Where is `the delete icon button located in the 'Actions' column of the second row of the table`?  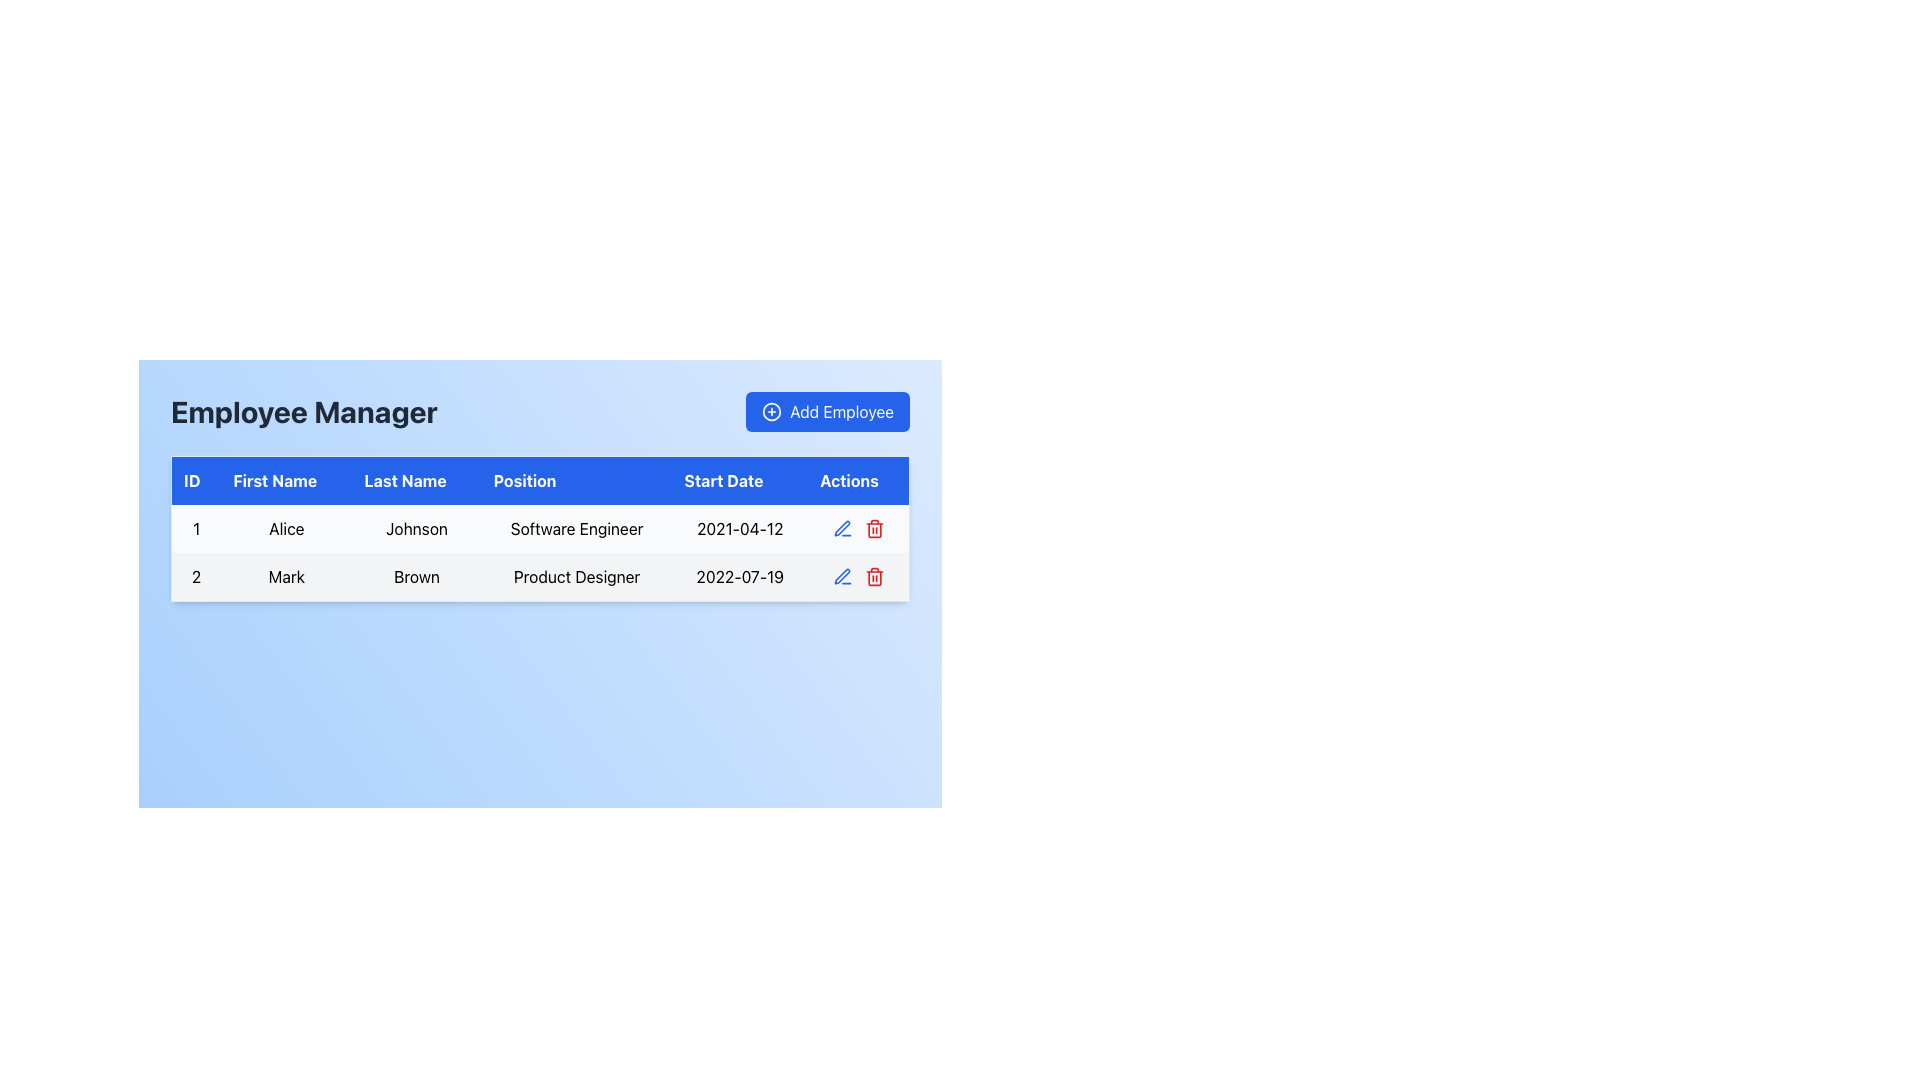
the delete icon button located in the 'Actions' column of the second row of the table is located at coordinates (874, 527).